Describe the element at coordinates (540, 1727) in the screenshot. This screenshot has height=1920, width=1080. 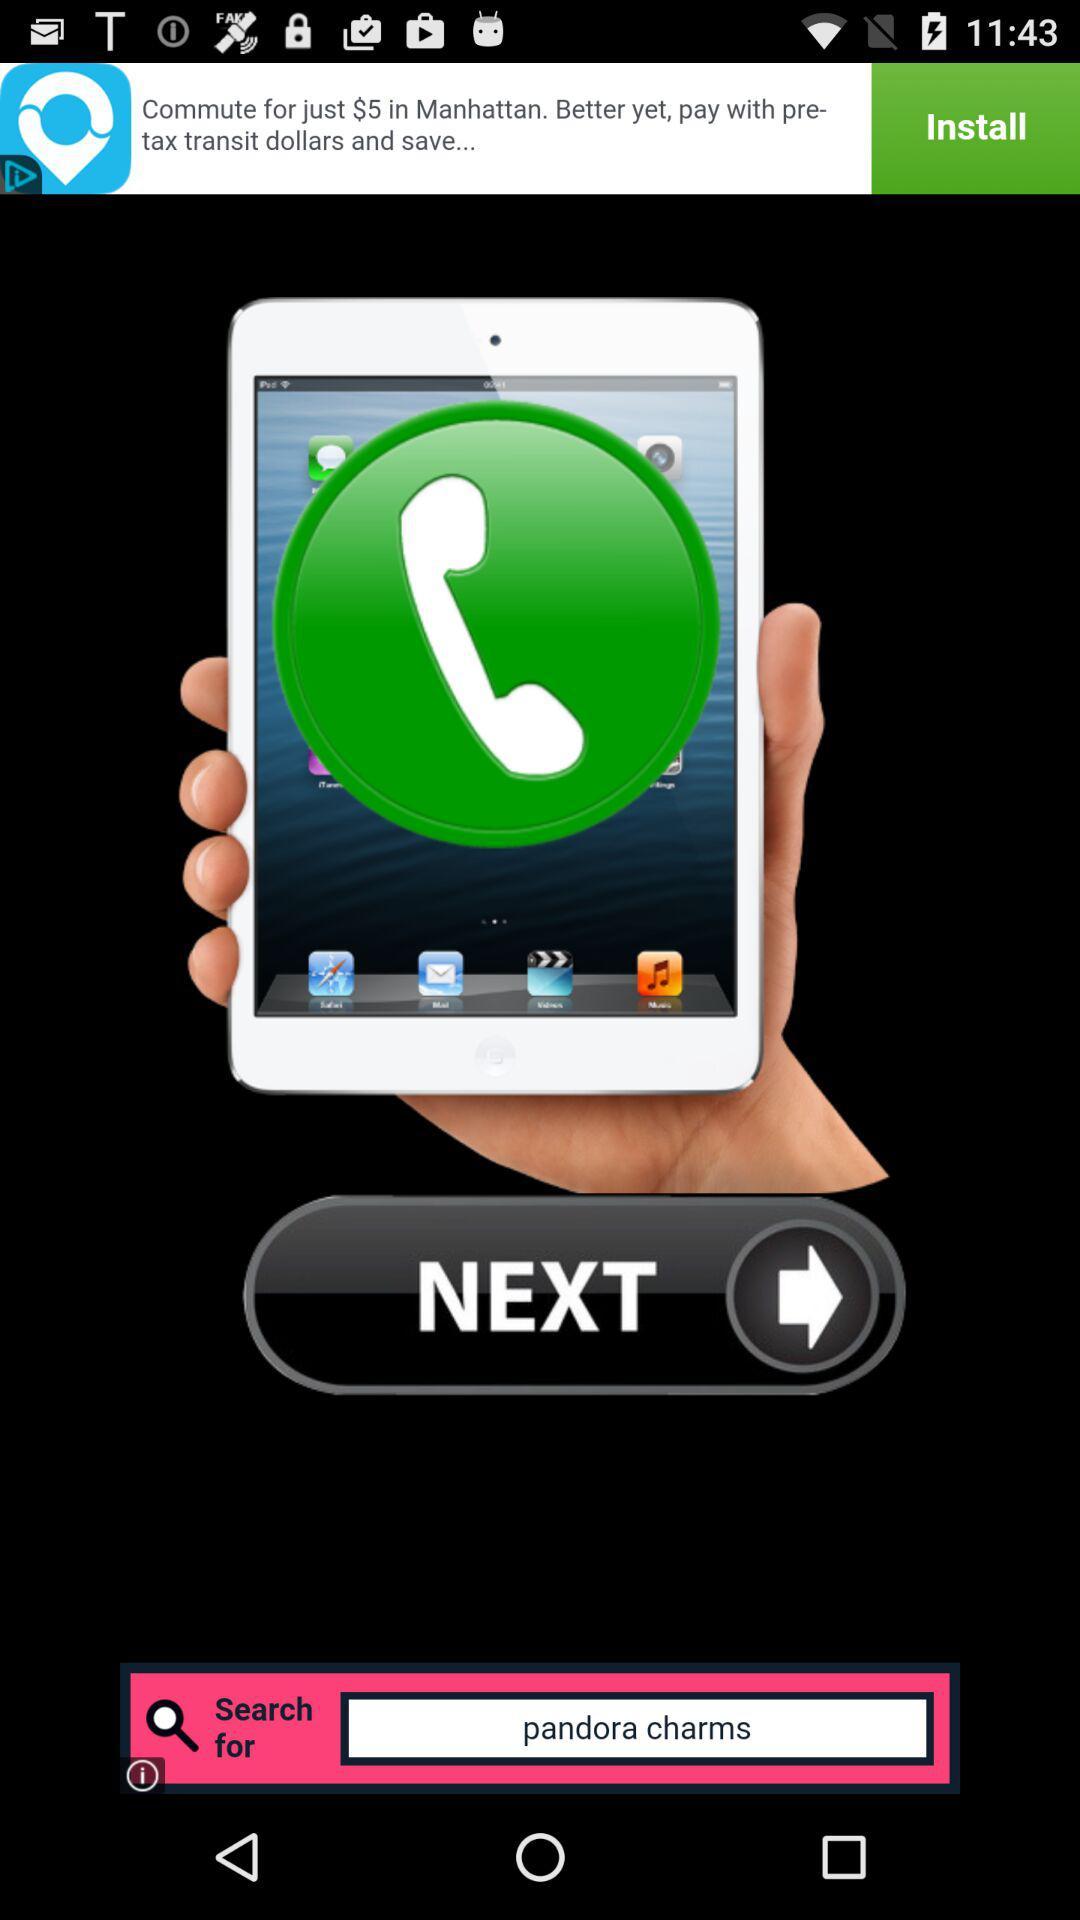
I see `search area` at that location.